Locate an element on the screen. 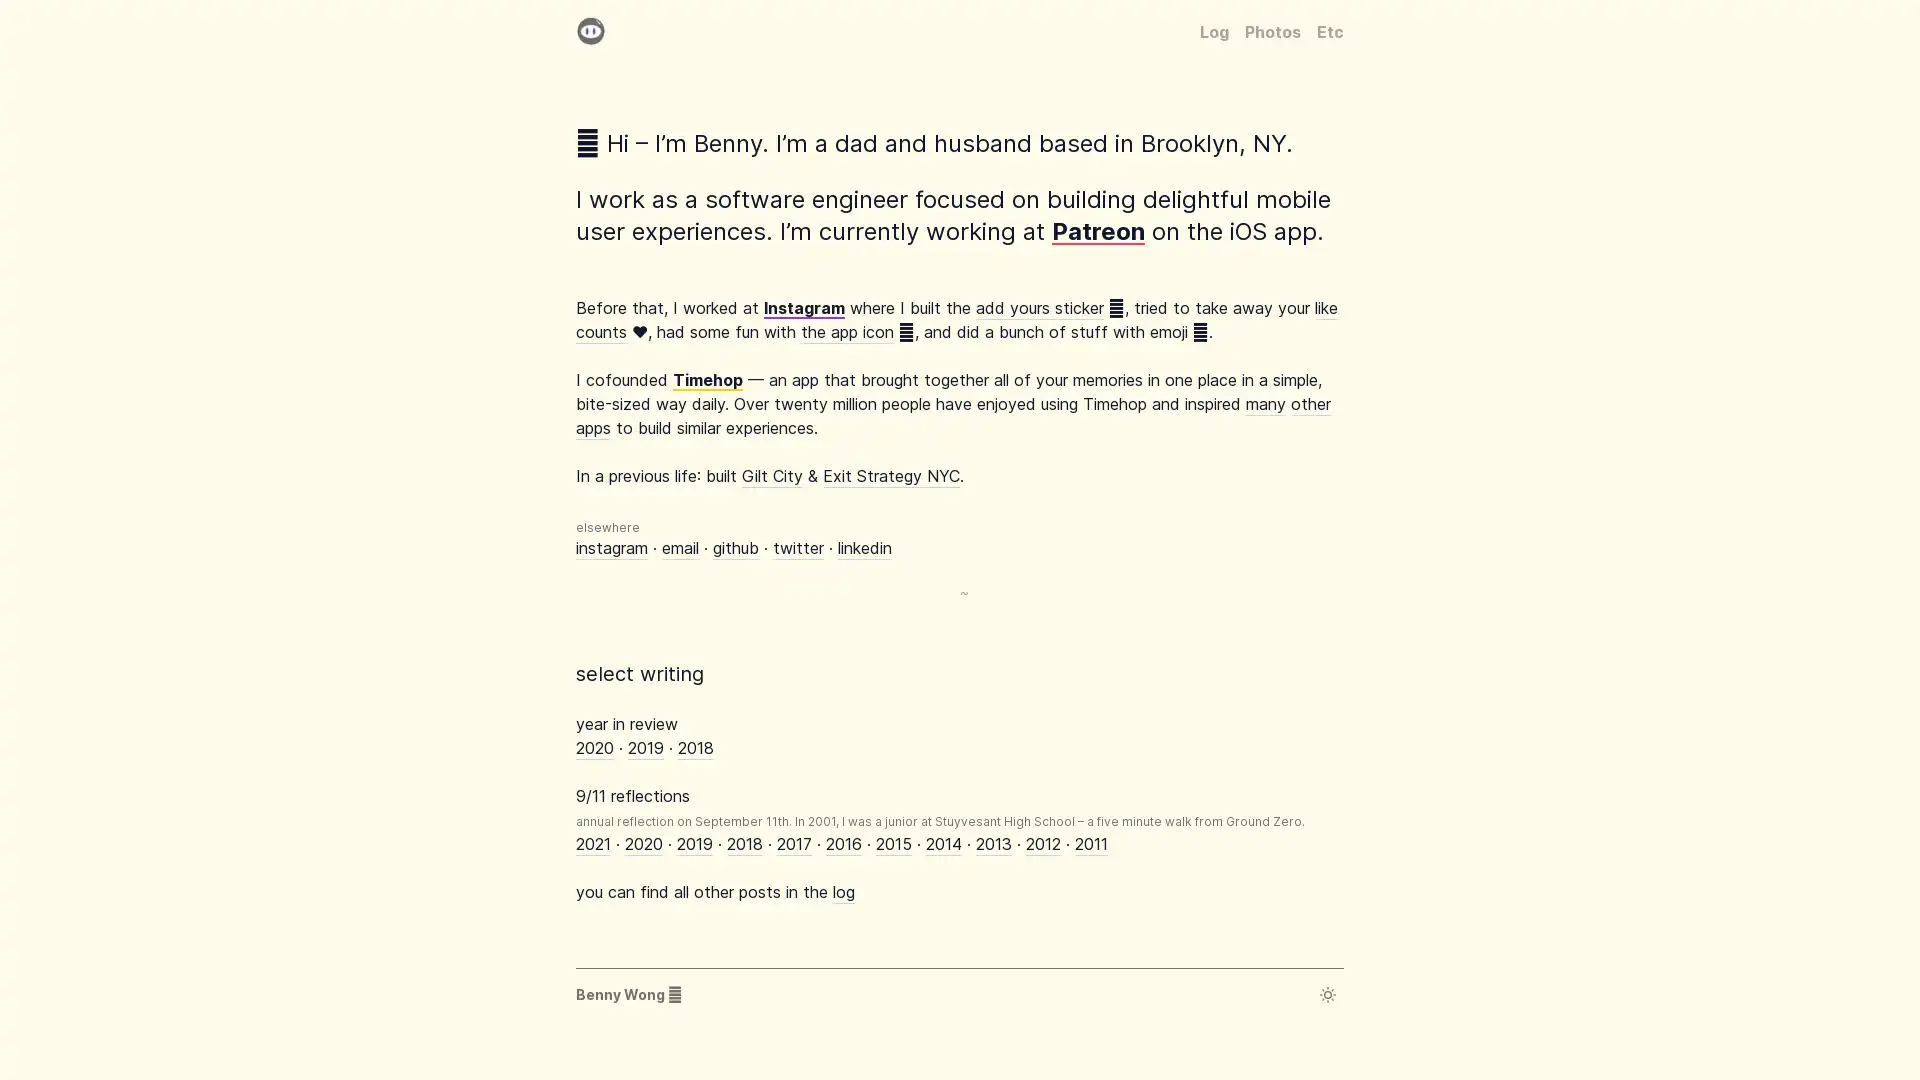 The width and height of the screenshot is (1920, 1080). Toggle dark mode is located at coordinates (1329, 995).